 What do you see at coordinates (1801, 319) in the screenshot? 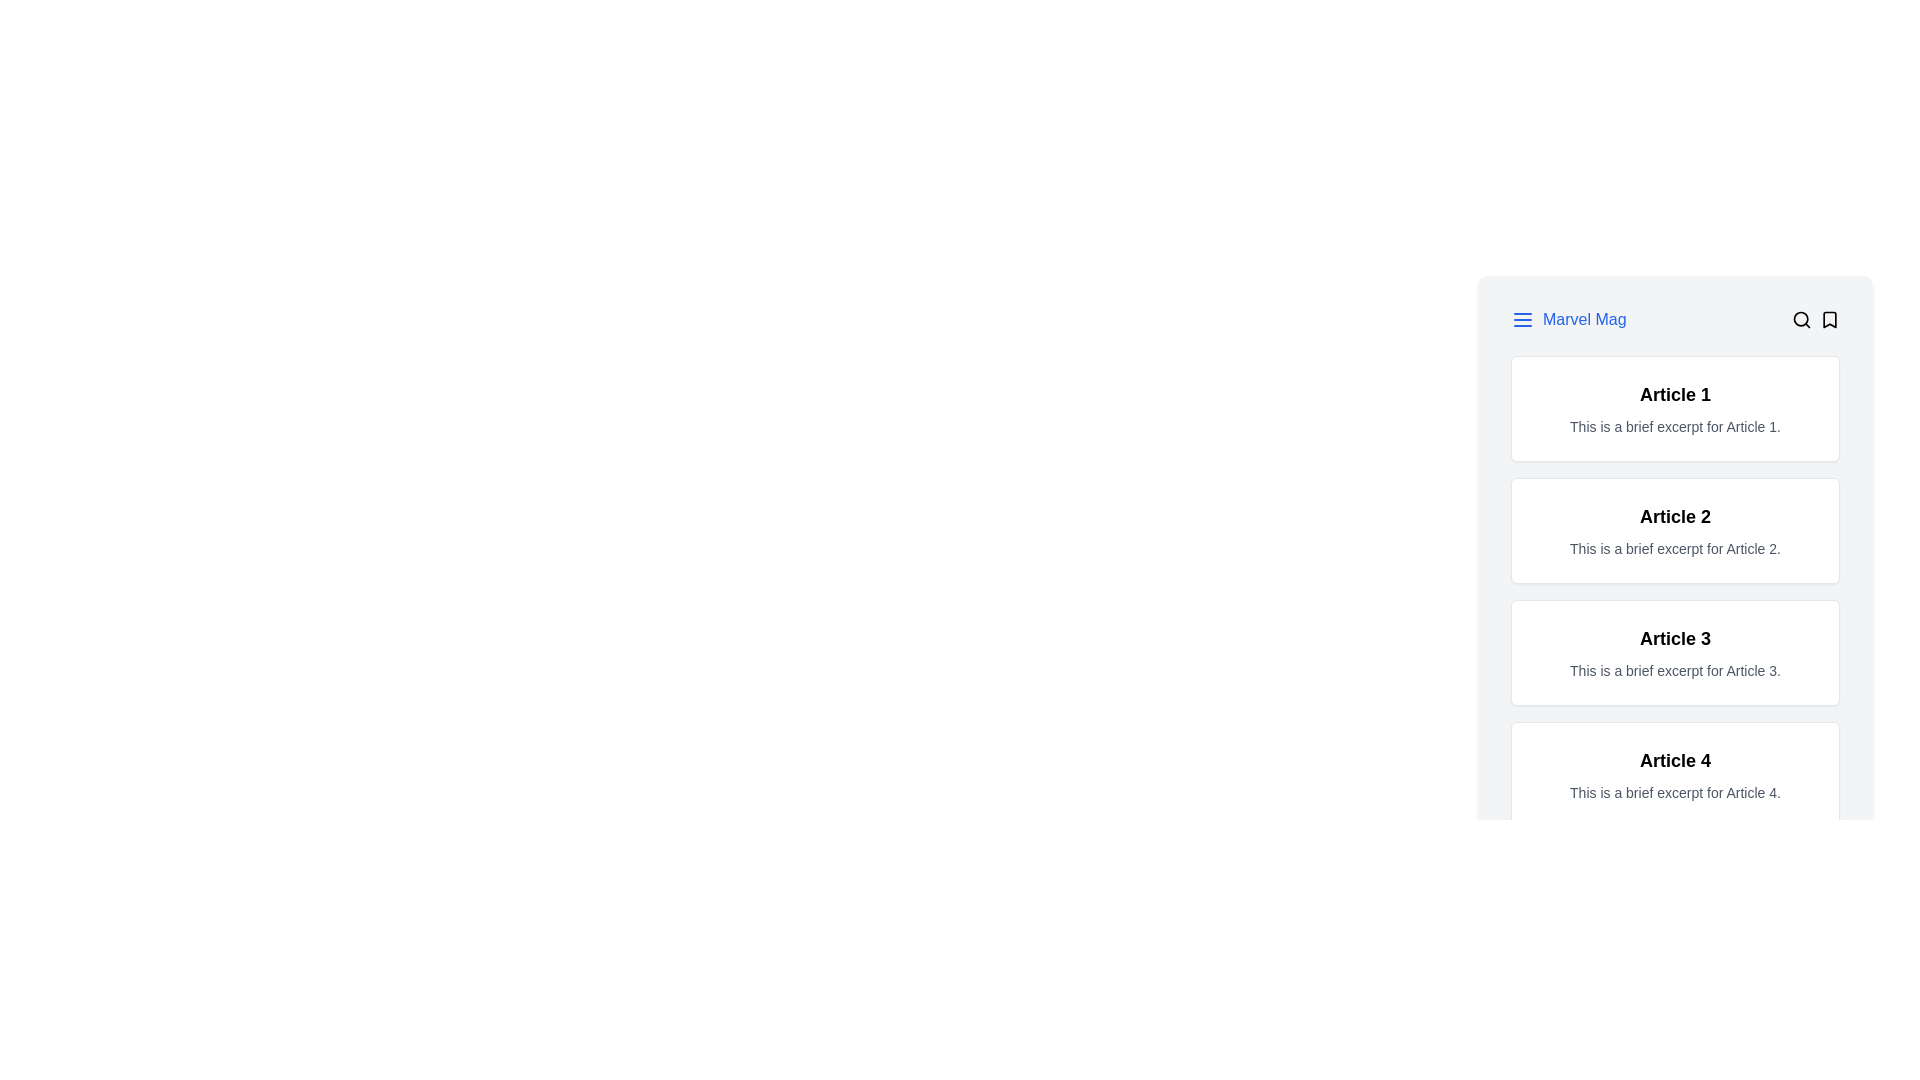
I see `the search icon button` at bounding box center [1801, 319].